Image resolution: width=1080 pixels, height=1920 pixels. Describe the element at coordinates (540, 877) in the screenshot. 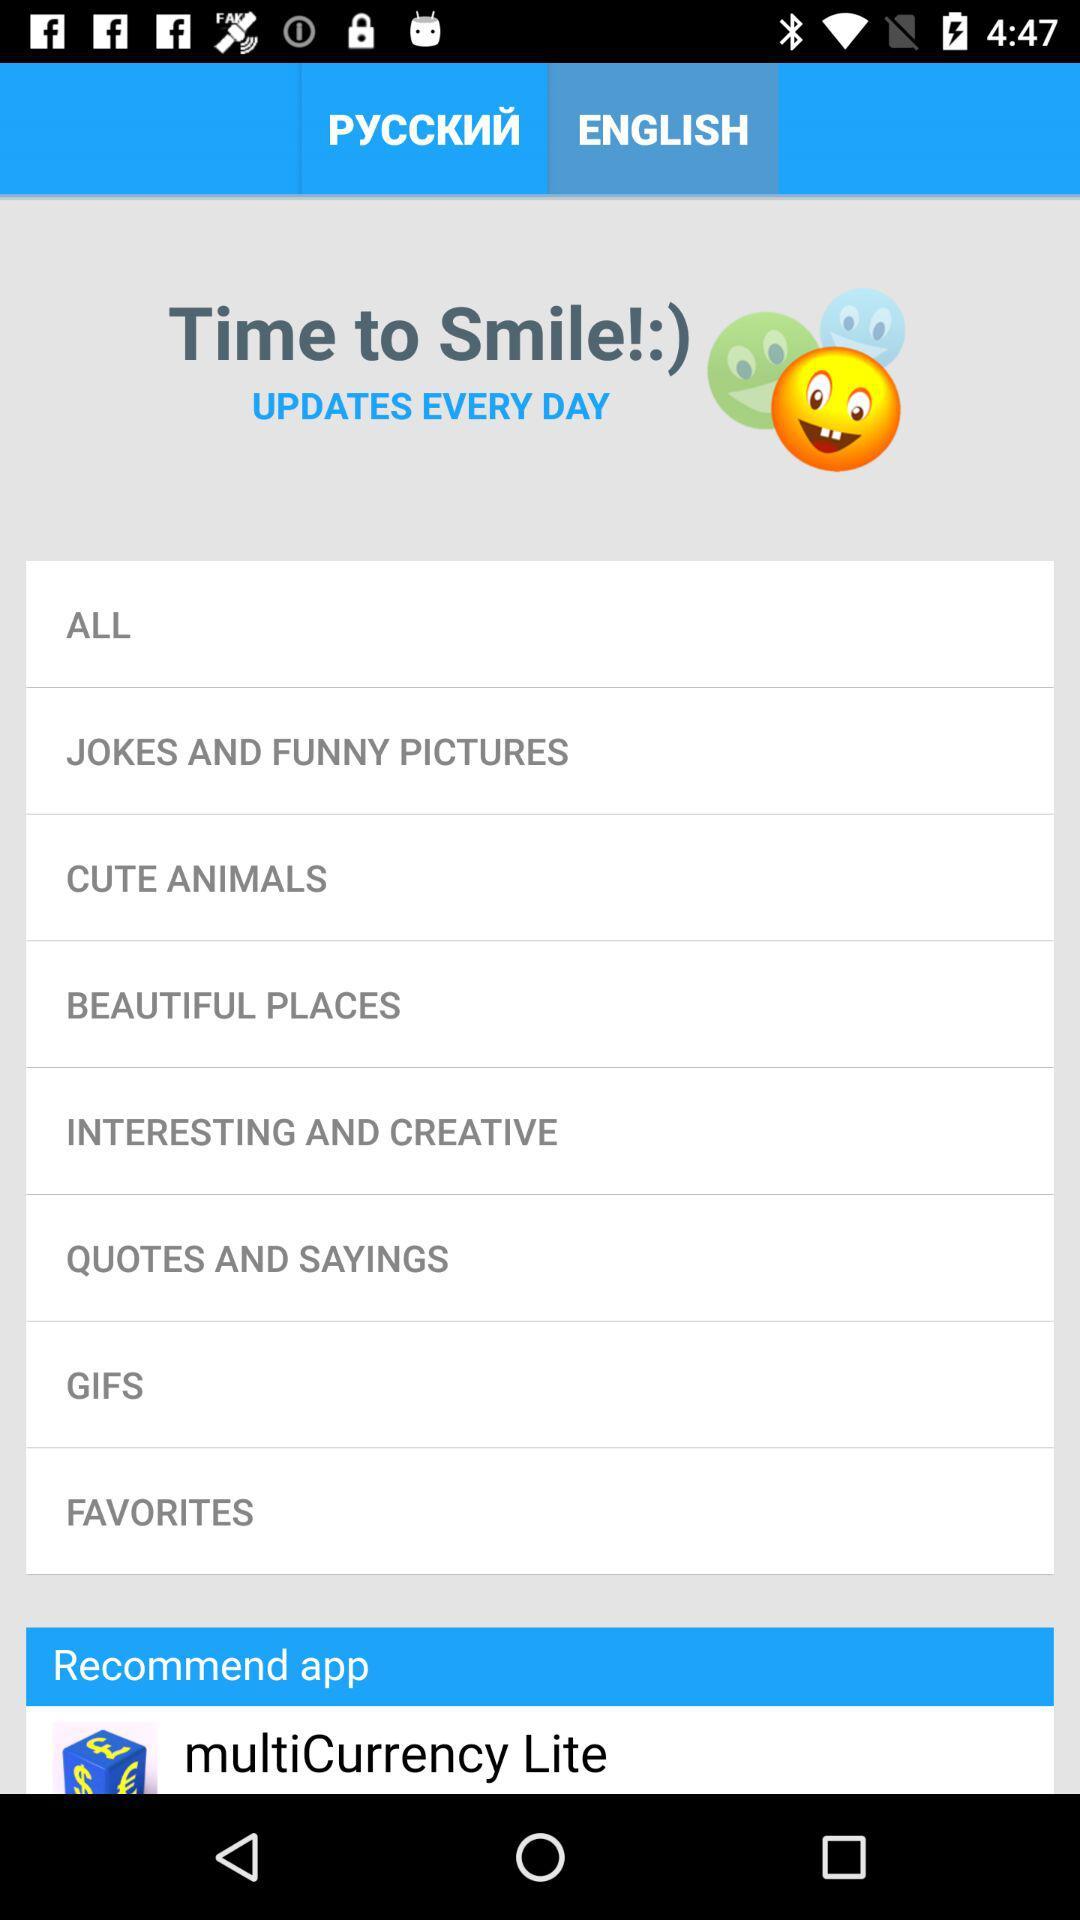

I see `the cute animals item` at that location.